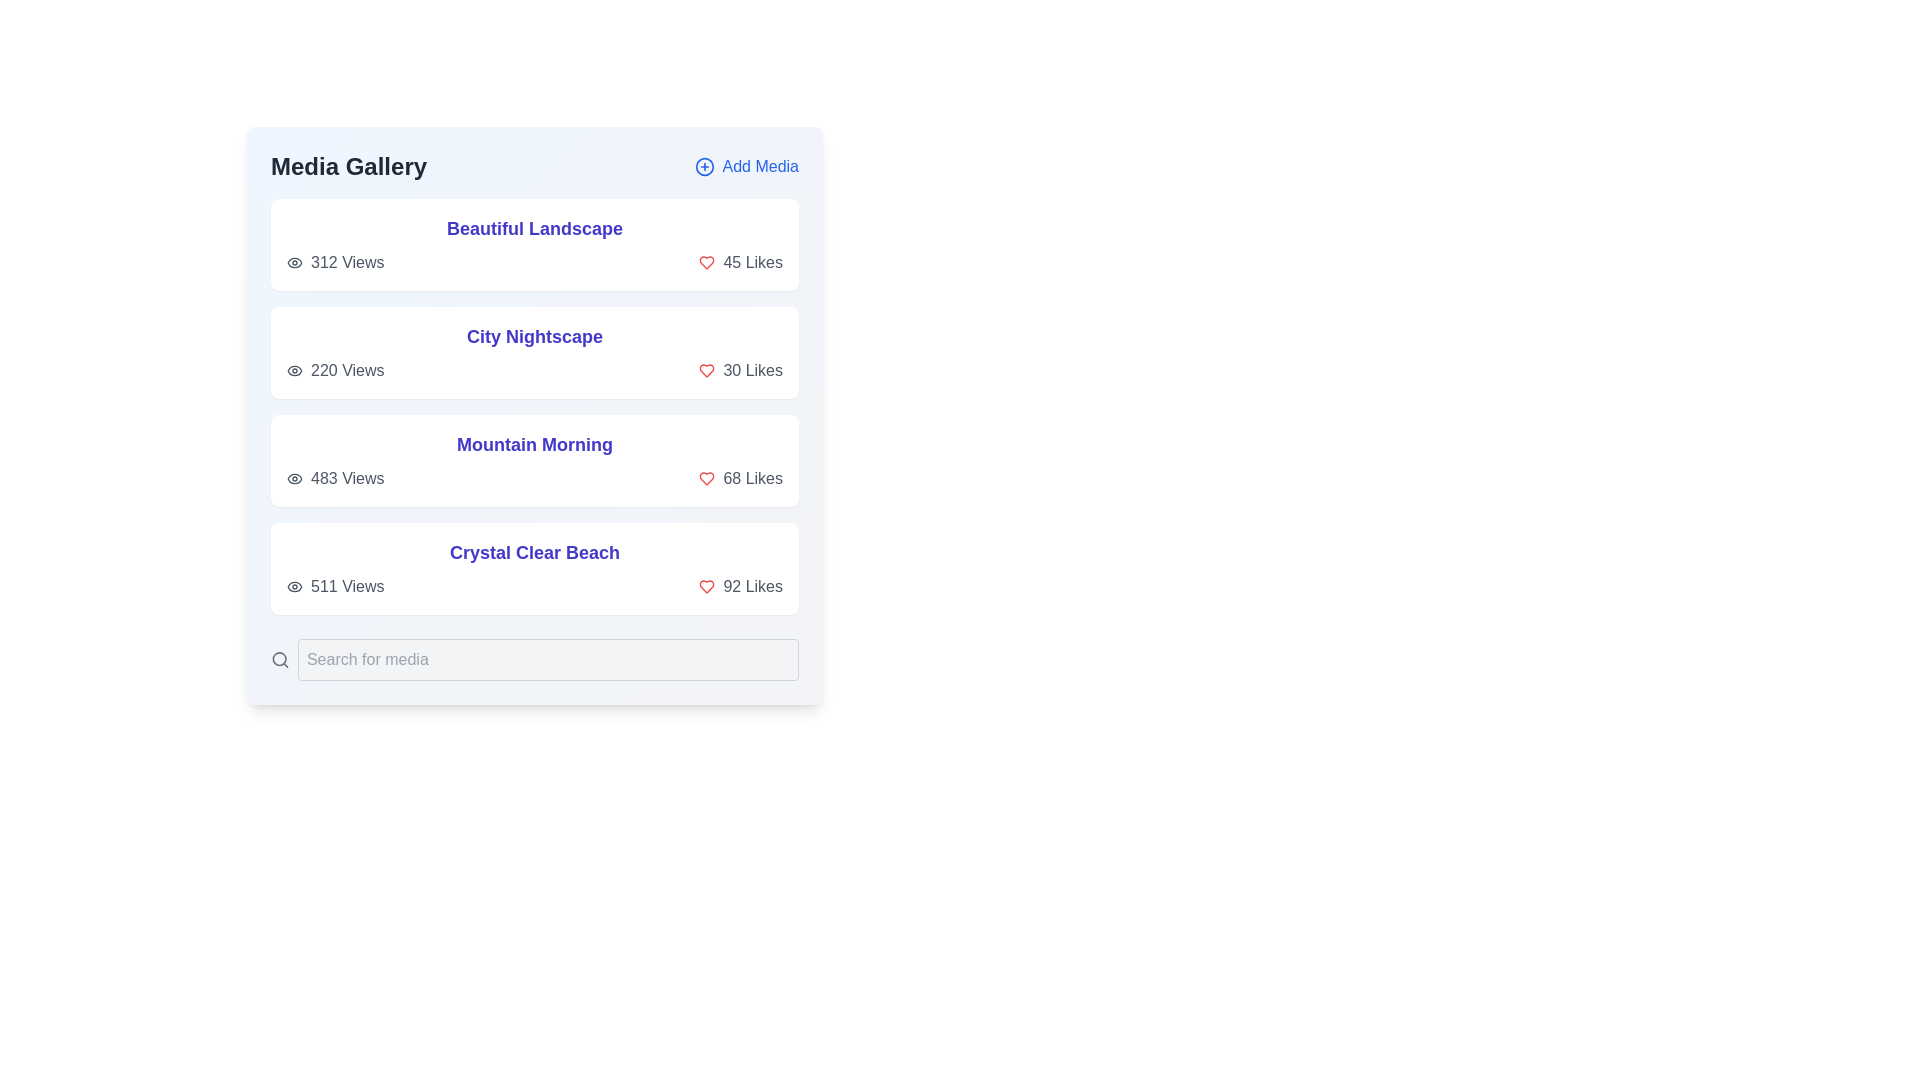 Image resolution: width=1920 pixels, height=1080 pixels. What do you see at coordinates (534, 443) in the screenshot?
I see `the title of the media item Mountain Morning` at bounding box center [534, 443].